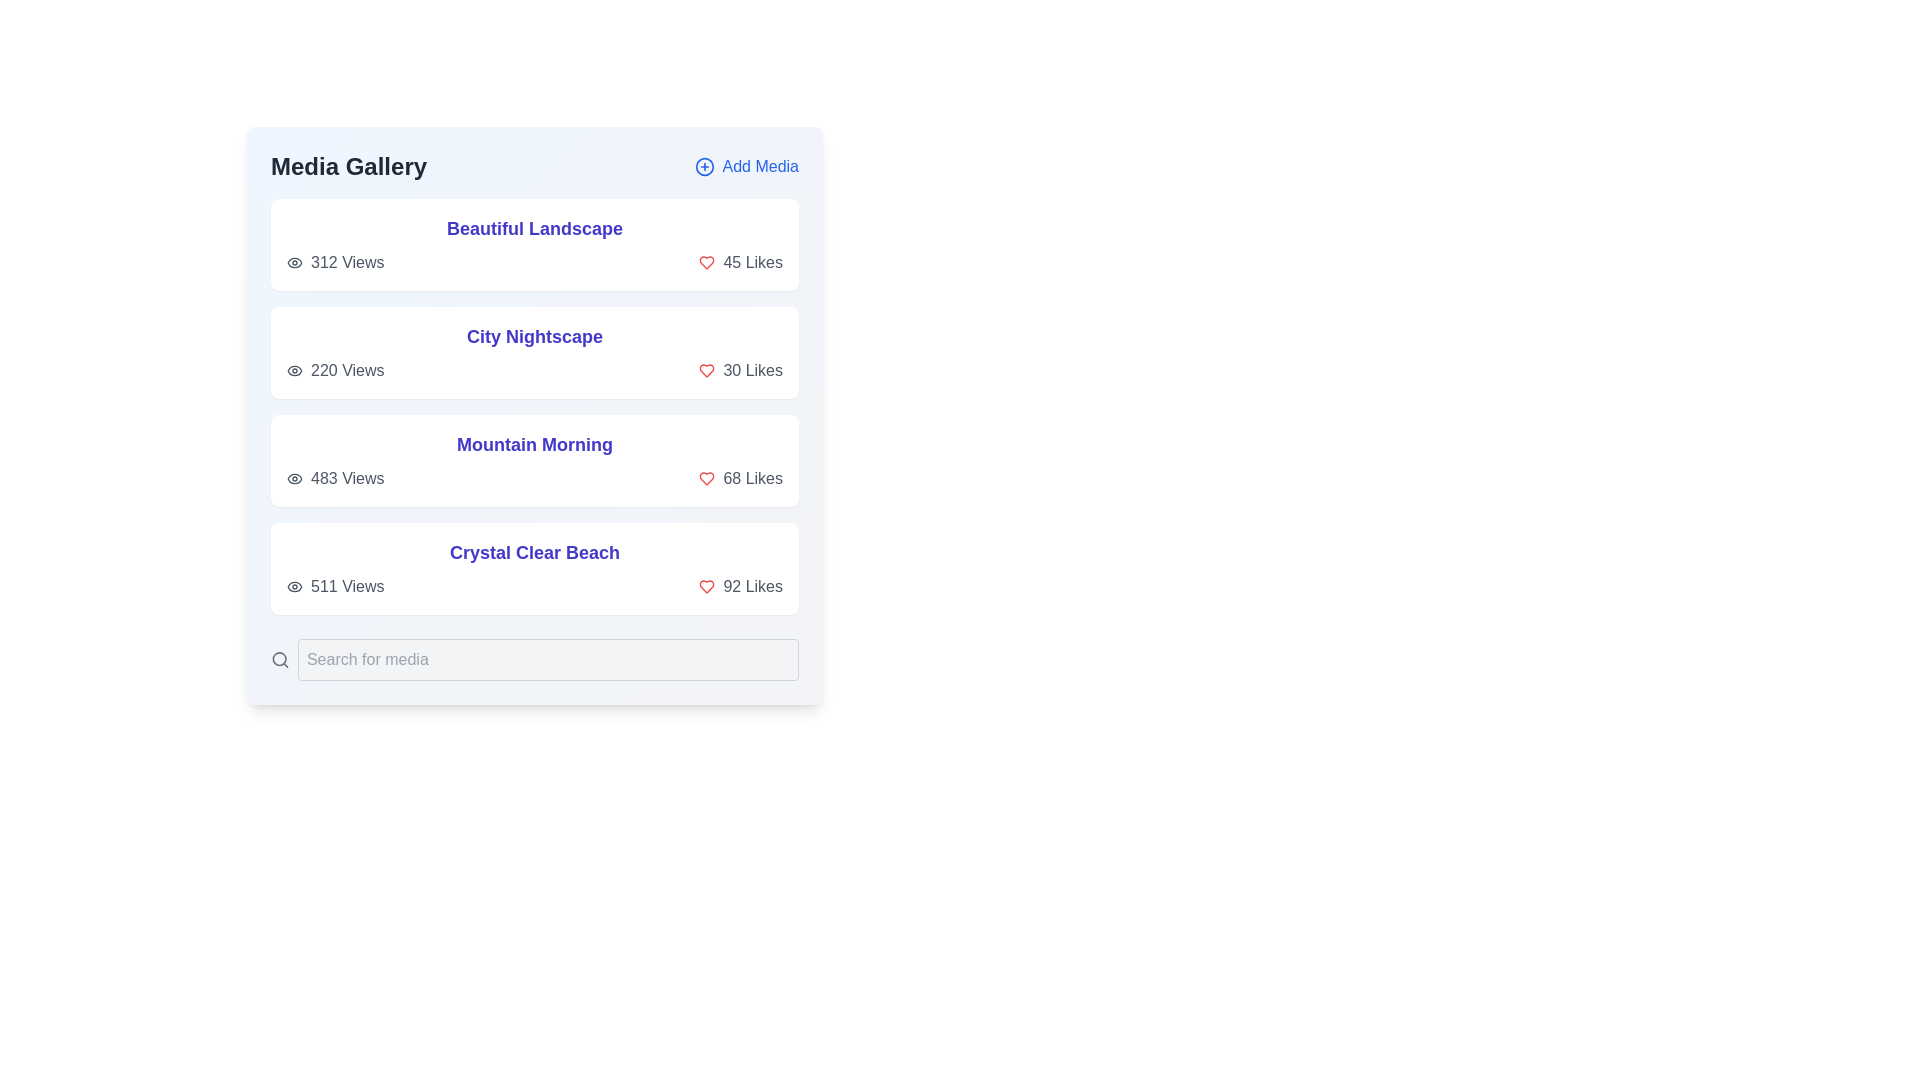 Image resolution: width=1920 pixels, height=1080 pixels. What do you see at coordinates (534, 443) in the screenshot?
I see `the title of the media item Mountain Morning` at bounding box center [534, 443].